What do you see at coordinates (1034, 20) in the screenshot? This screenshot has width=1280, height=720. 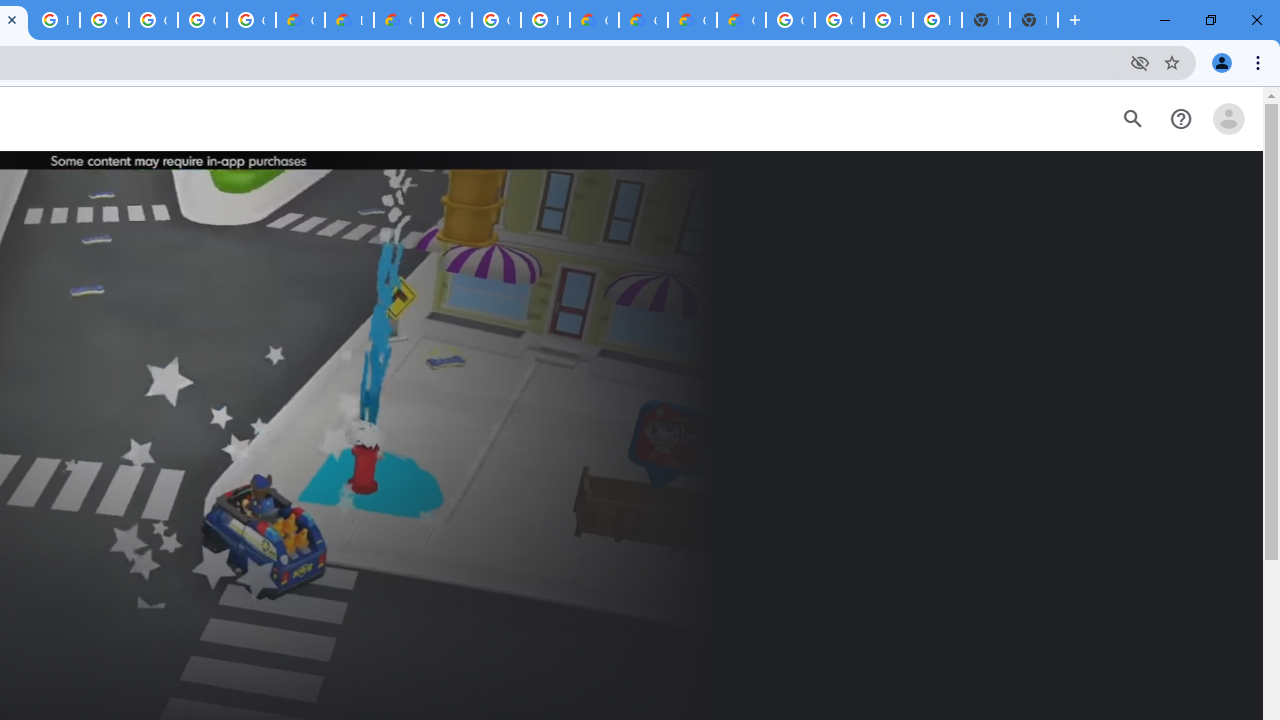 I see `'New Tab'` at bounding box center [1034, 20].